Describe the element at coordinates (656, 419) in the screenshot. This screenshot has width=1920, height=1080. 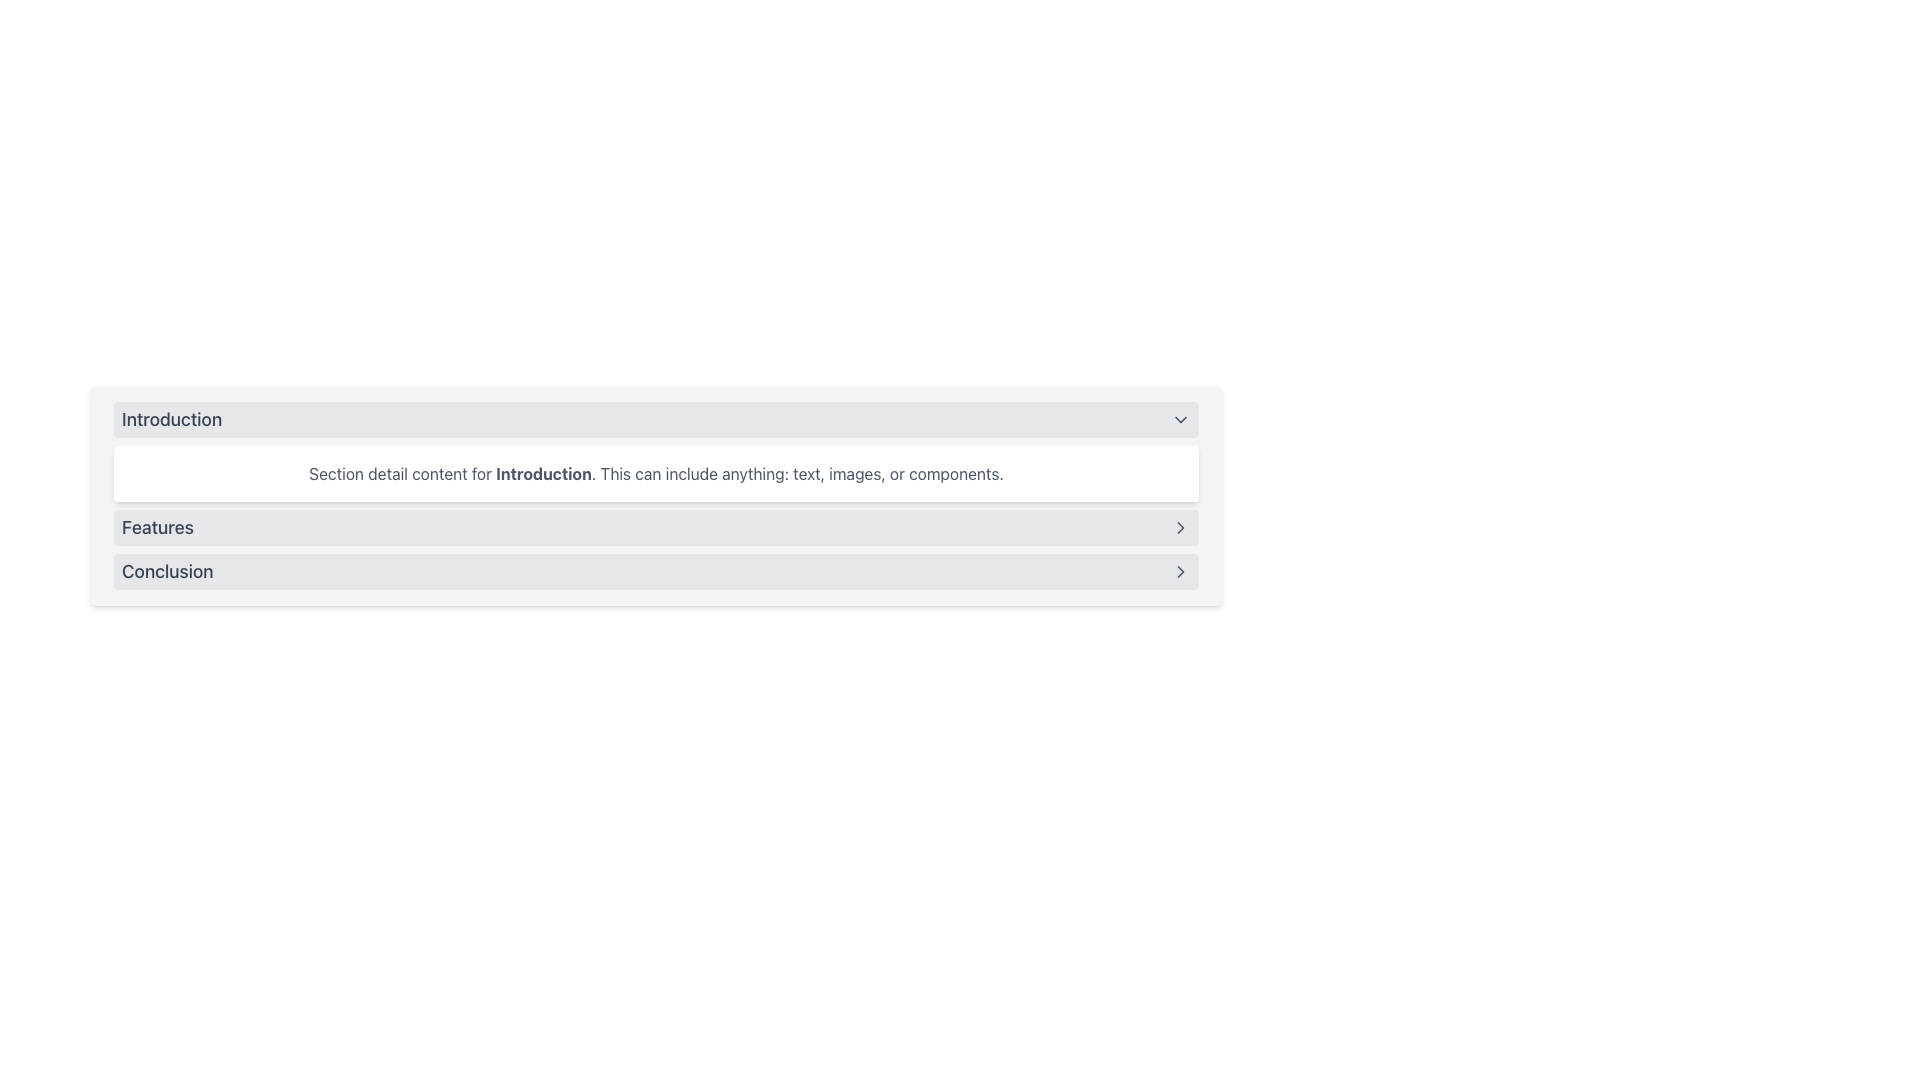
I see `the Accordion Header used for expanding or collapsing content related to 'Introduction' for accessibility interaction` at that location.